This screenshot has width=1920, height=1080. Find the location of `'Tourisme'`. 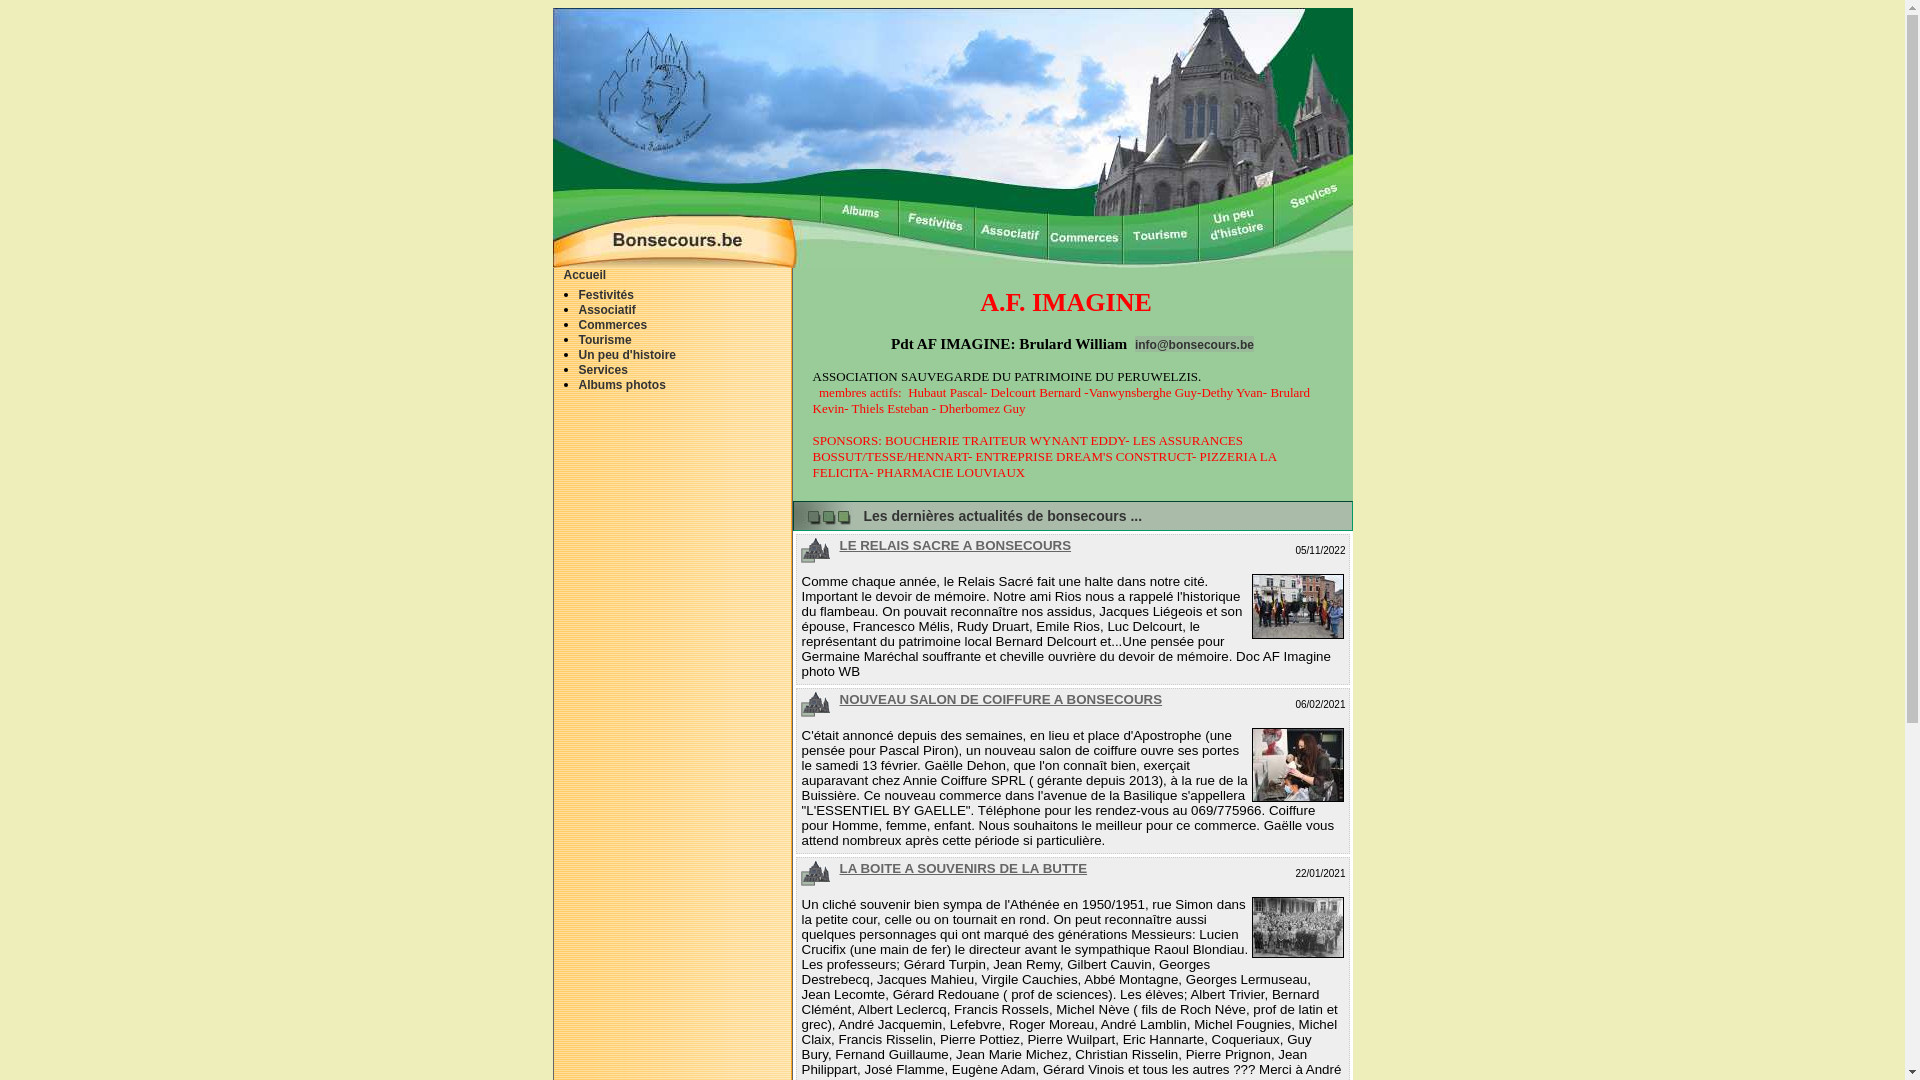

'Tourisme' is located at coordinates (603, 338).